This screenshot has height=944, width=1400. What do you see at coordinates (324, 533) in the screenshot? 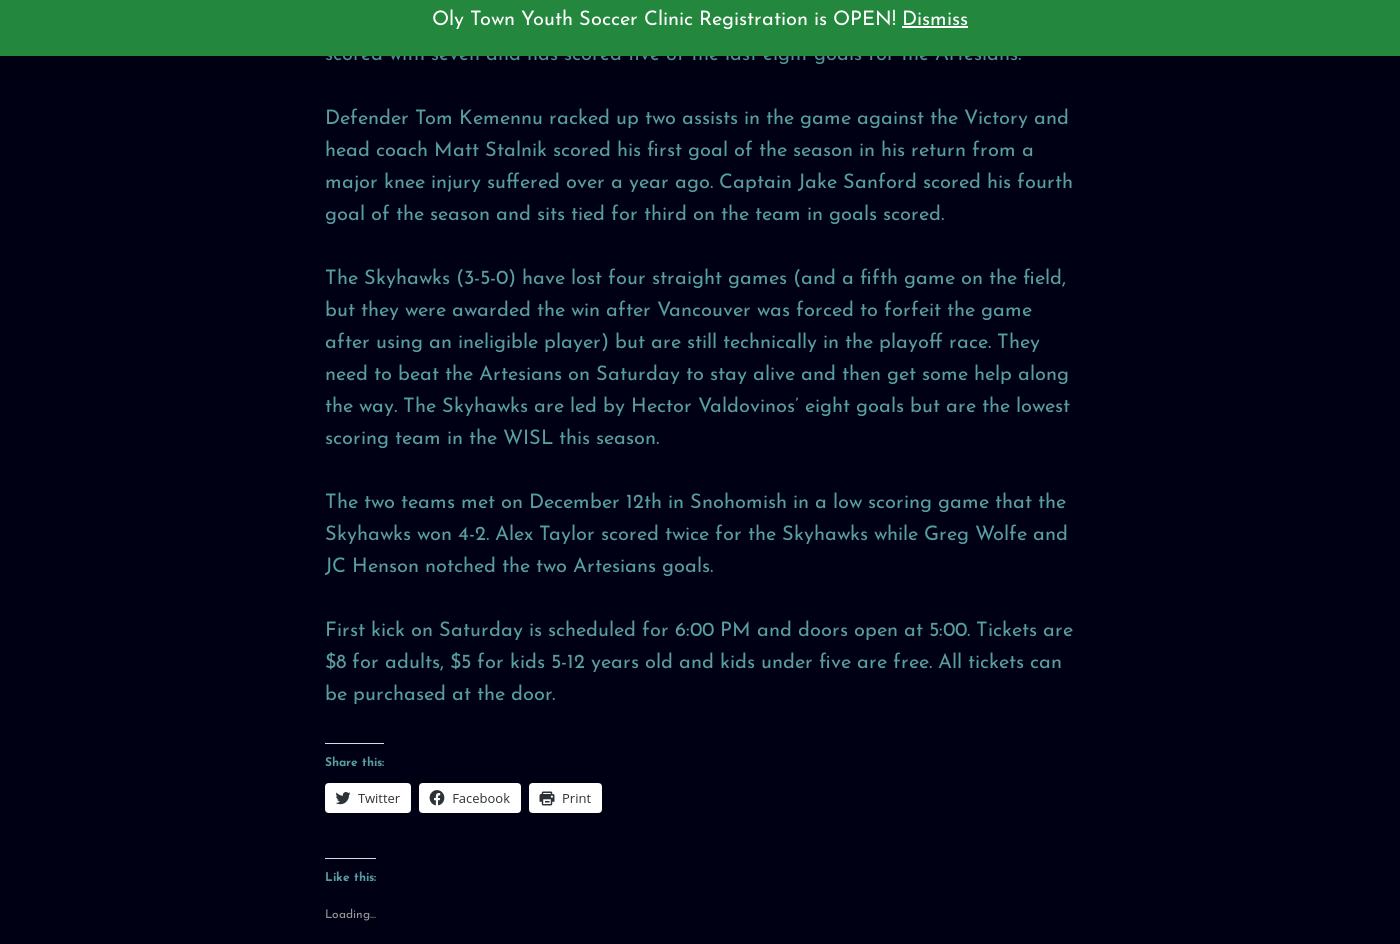
I see `'The two teams met on December 12th in Snohomish in a low scoring game that the Skyhawks won 4-2. Alex Taylor scored twice for the Skyhawks while Greg Wolfe and JC Henson notched the two Artesians goals.'` at bounding box center [324, 533].